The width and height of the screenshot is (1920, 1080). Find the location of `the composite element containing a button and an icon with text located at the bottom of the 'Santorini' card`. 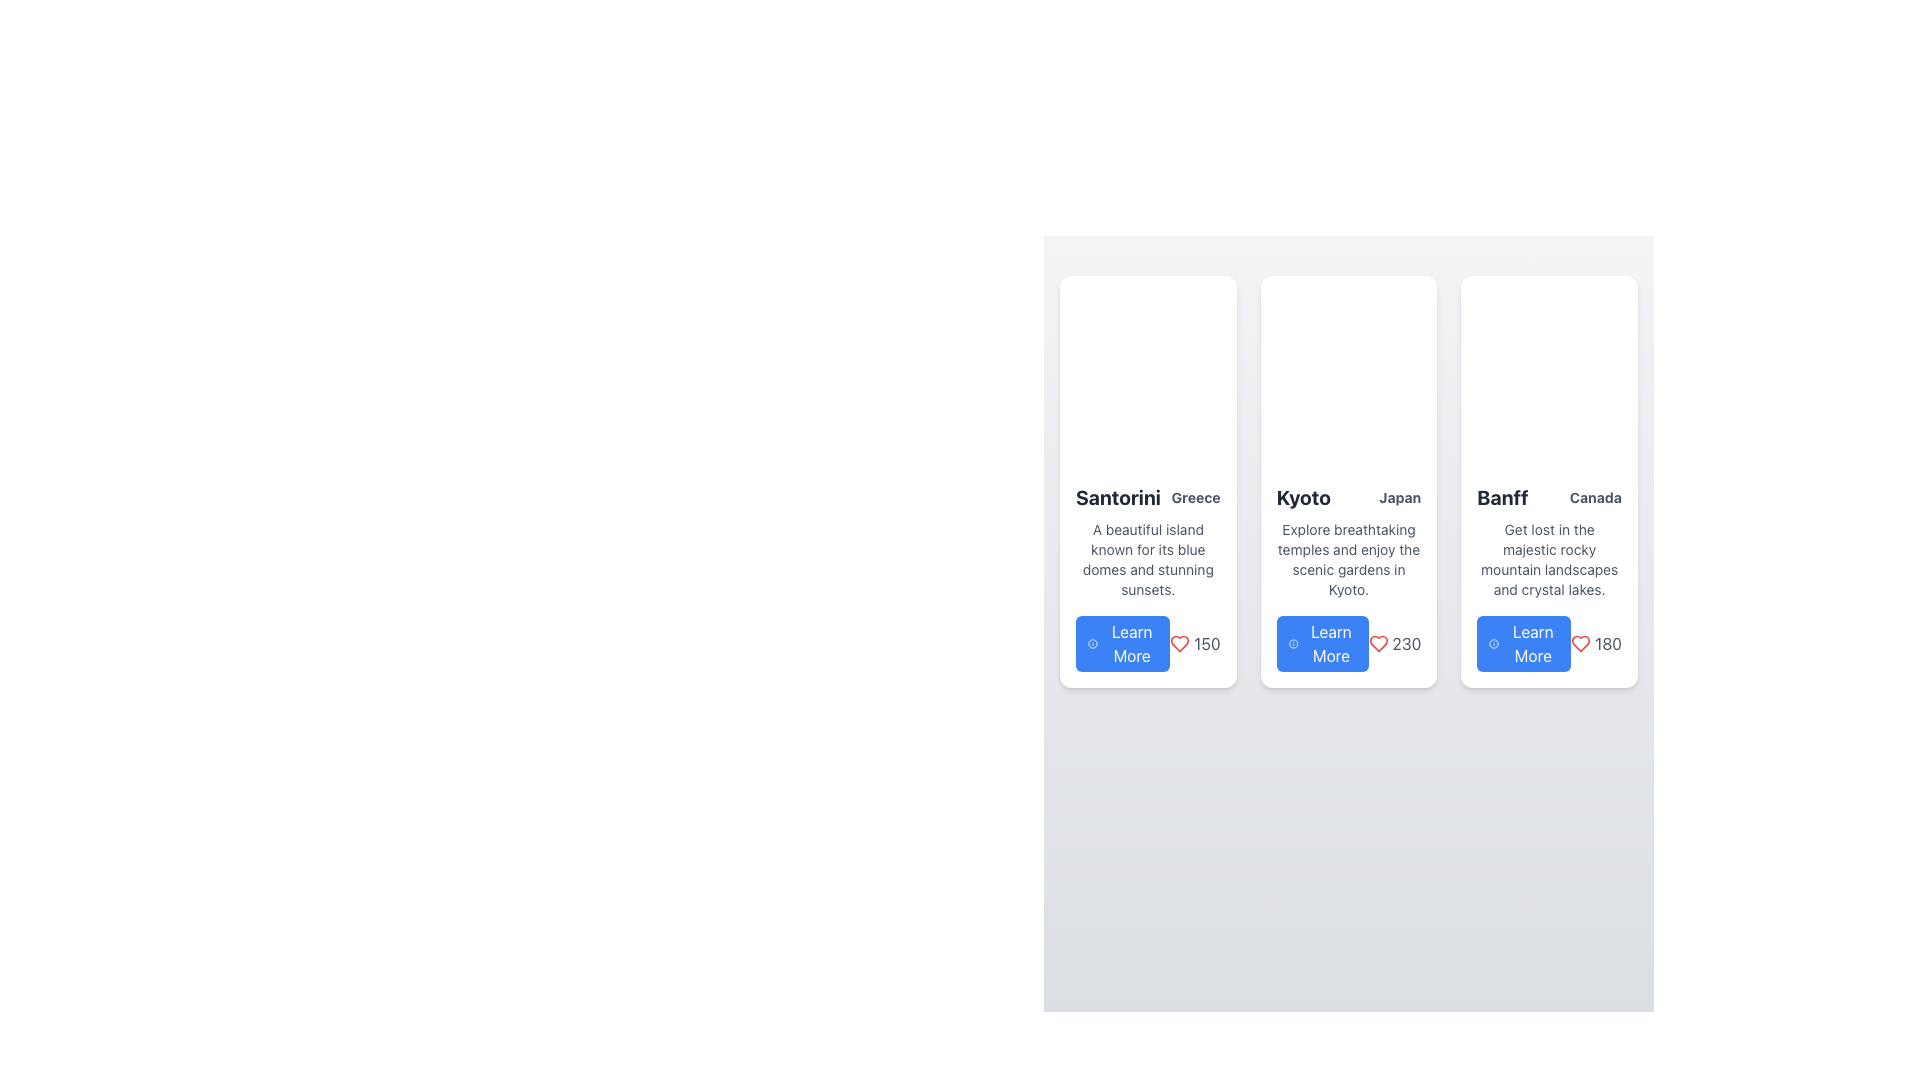

the composite element containing a button and an icon with text located at the bottom of the 'Santorini' card is located at coordinates (1148, 644).